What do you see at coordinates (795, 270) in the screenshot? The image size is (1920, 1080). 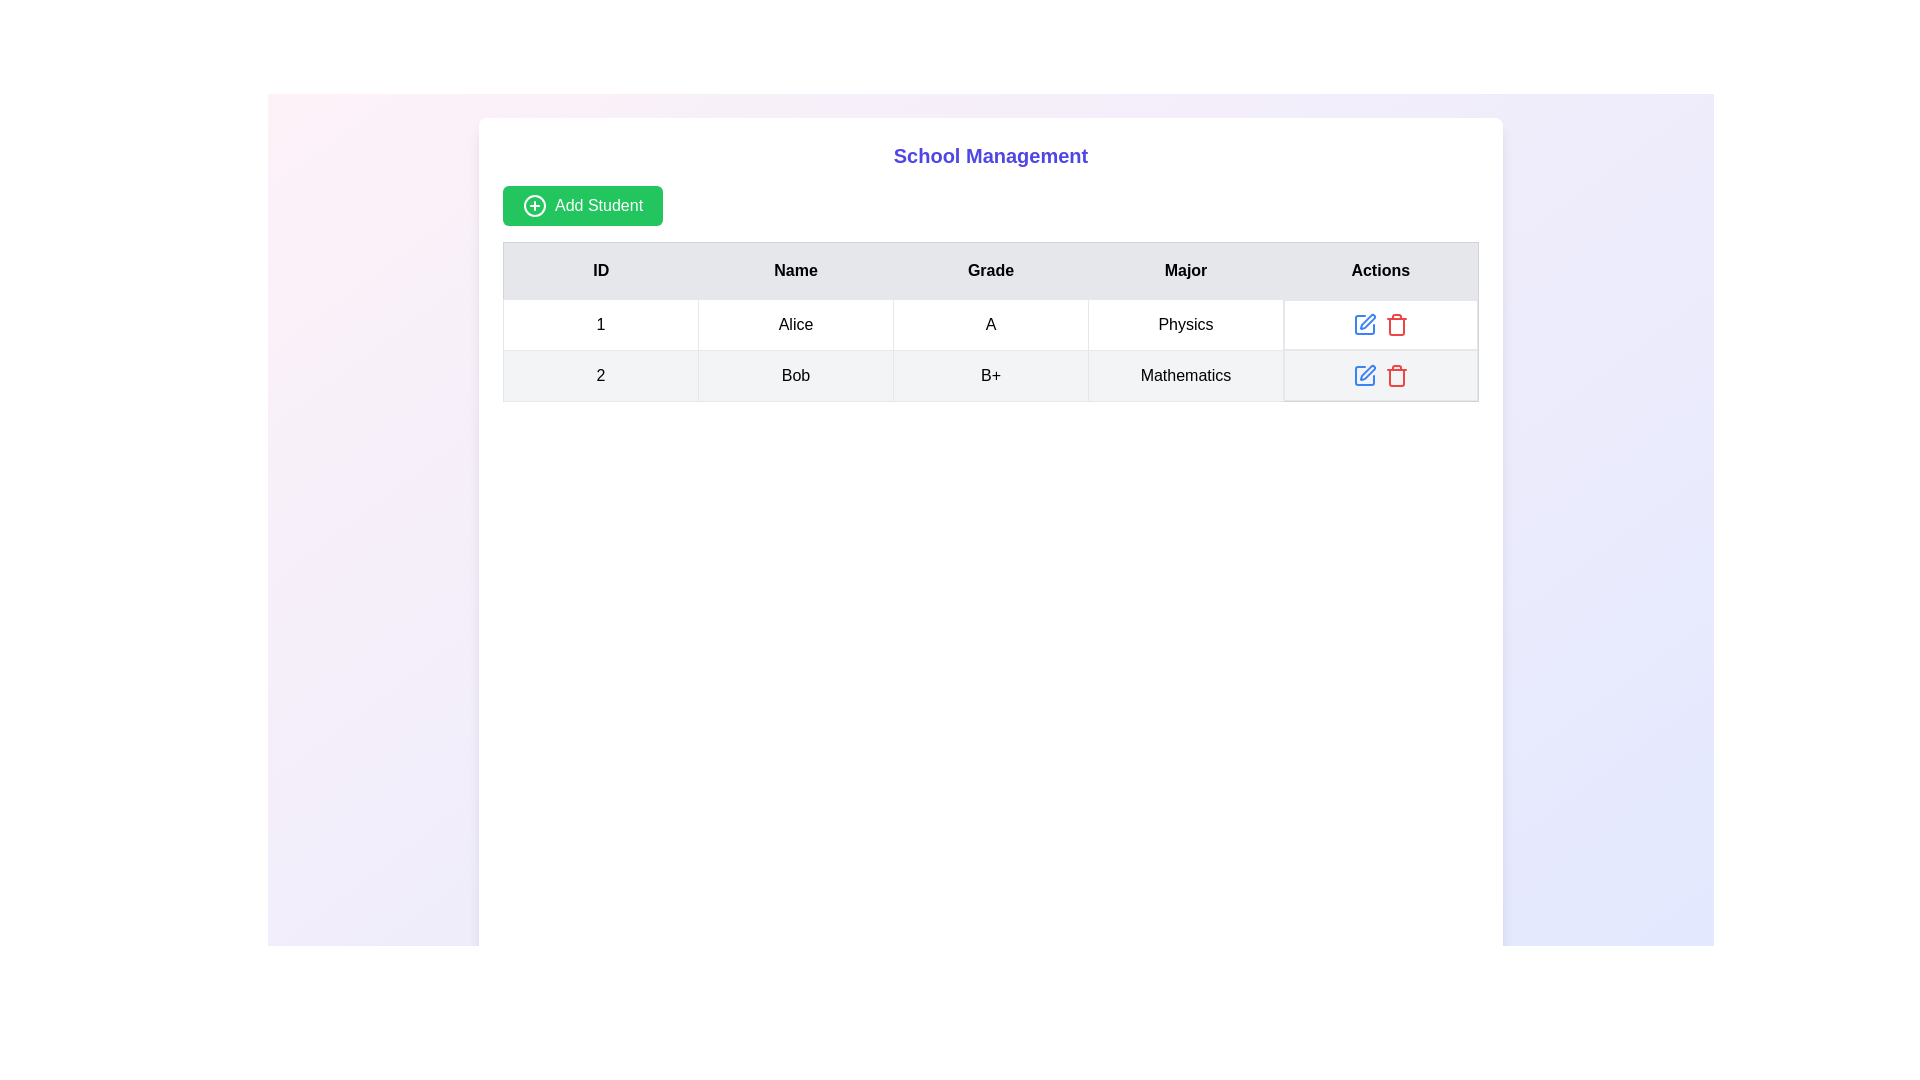 I see `the text label displaying 'Name' located in the header row of a table, positioned between 'ID' and 'Grade'` at bounding box center [795, 270].